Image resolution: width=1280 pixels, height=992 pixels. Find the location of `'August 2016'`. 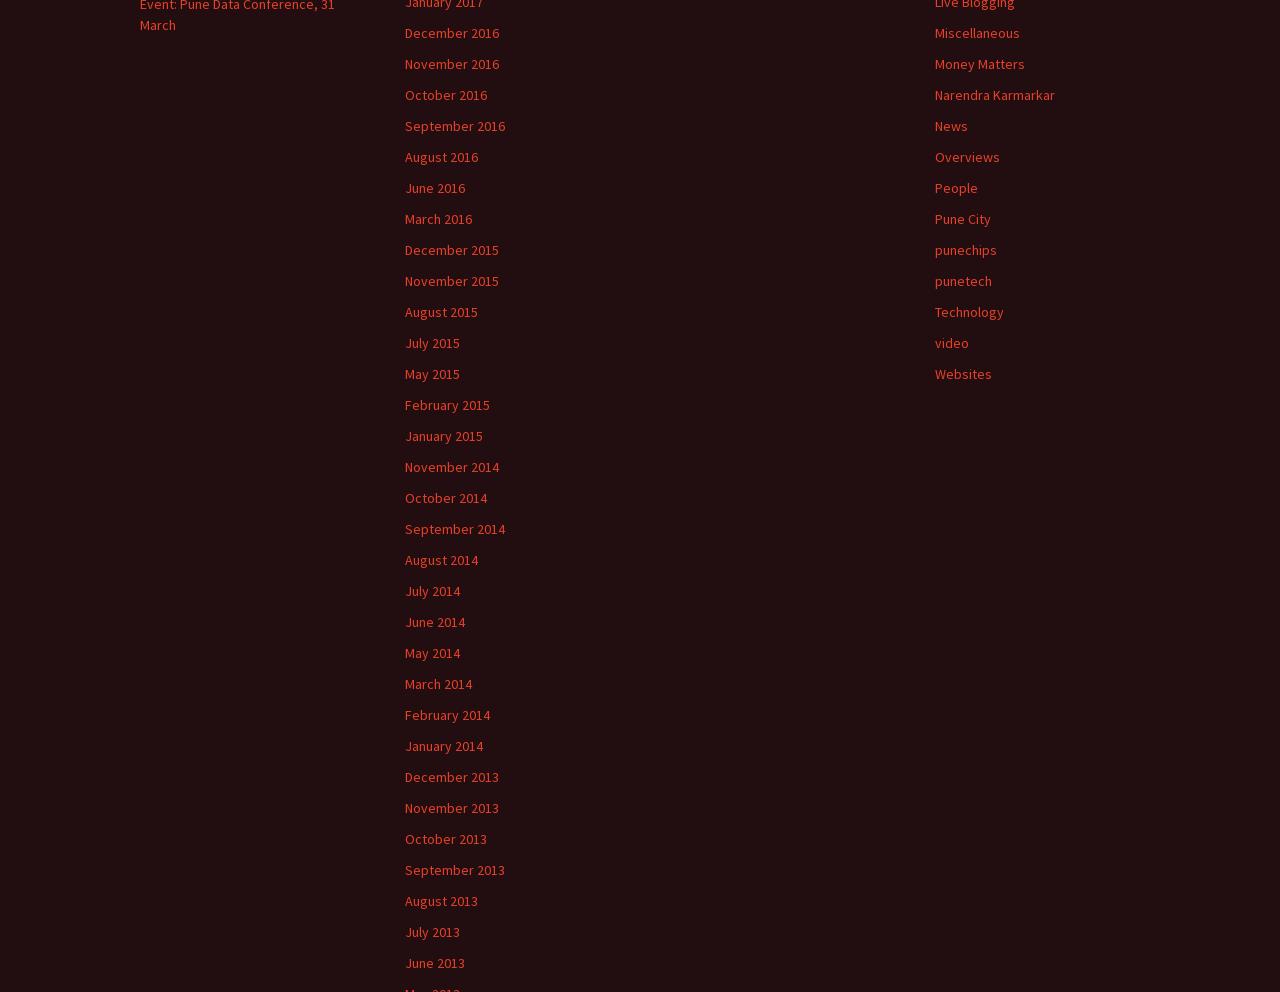

'August 2016' is located at coordinates (440, 157).